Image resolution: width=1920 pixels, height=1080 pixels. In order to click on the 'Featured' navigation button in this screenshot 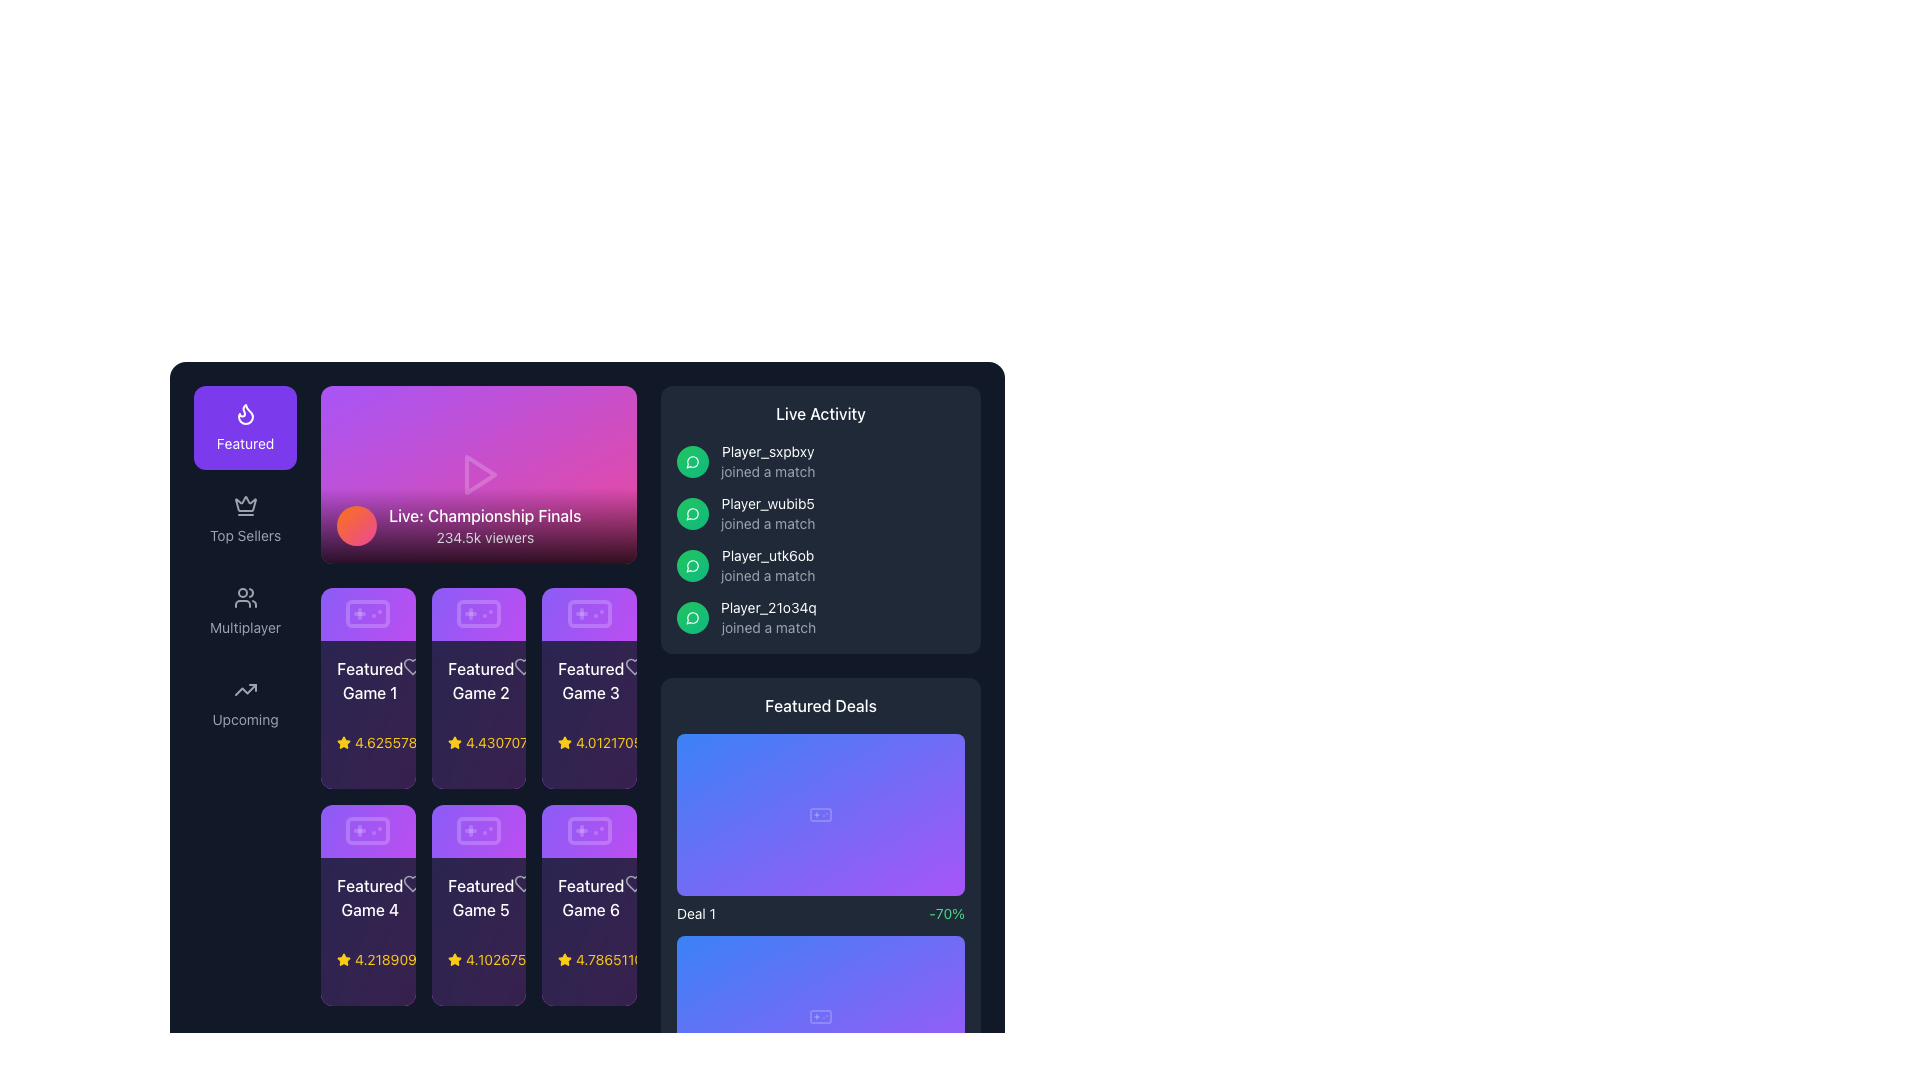, I will do `click(244, 427)`.